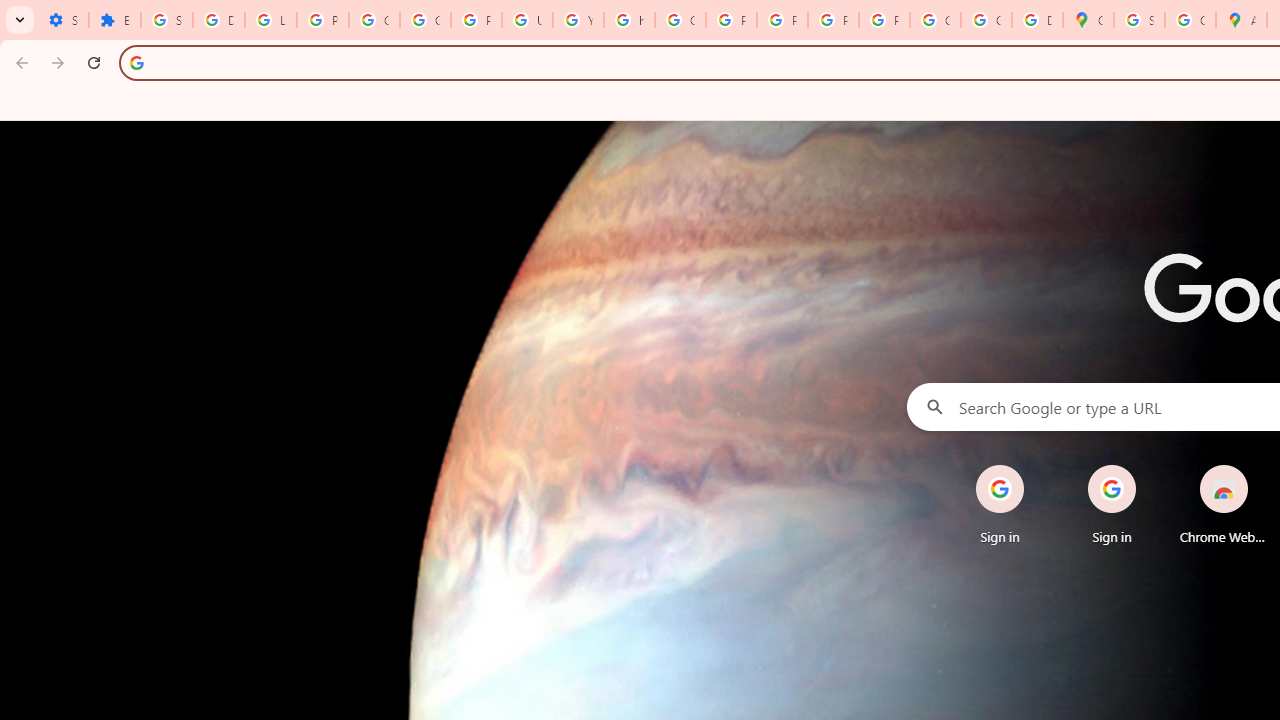 This screenshot has height=720, width=1280. I want to click on 'Sign in - Google Accounts', so click(1139, 20).